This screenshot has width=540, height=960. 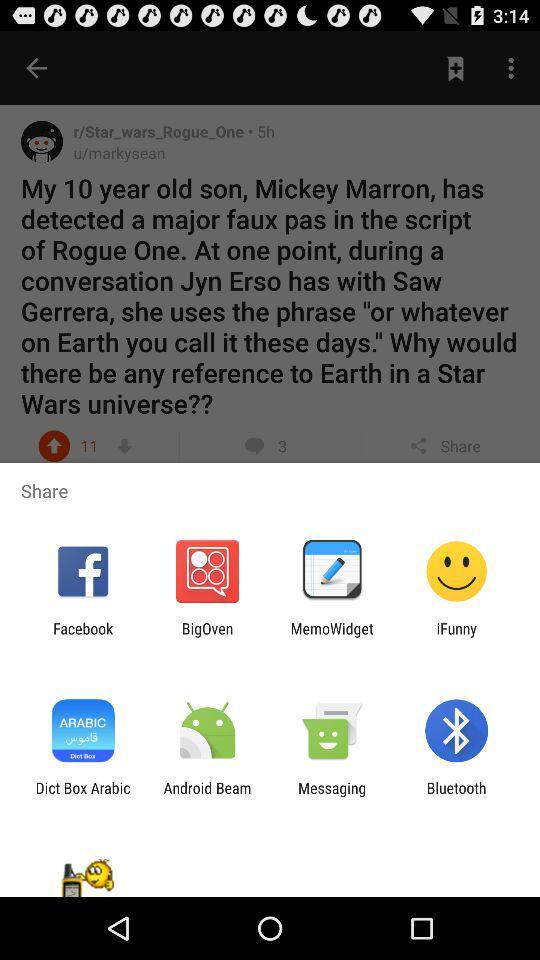 What do you see at coordinates (332, 636) in the screenshot?
I see `app next to ifunny icon` at bounding box center [332, 636].